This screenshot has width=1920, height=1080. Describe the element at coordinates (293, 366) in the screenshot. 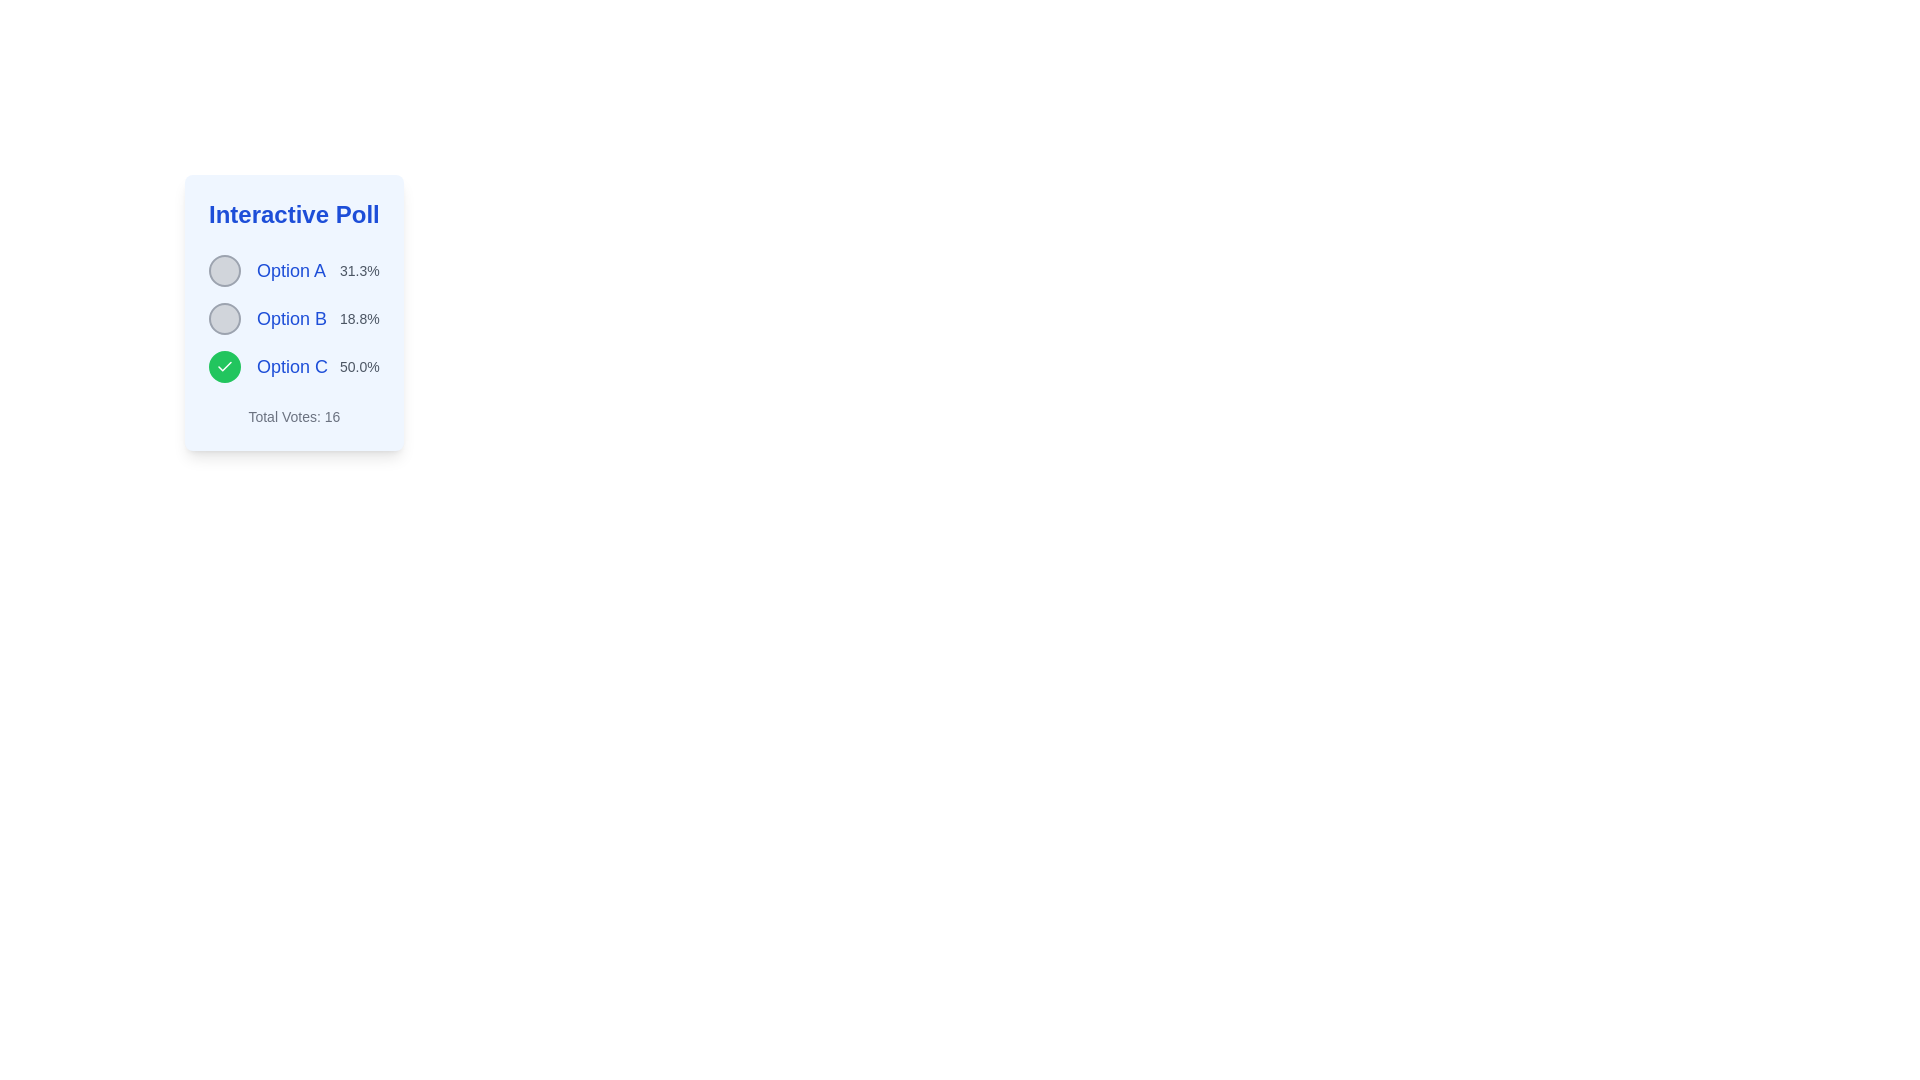

I see `associated label and percentage data of the selected poll option 'Option C' checkbox, which is the third entry in the vertical list of options in the 'Interactive Poll' card` at that location.